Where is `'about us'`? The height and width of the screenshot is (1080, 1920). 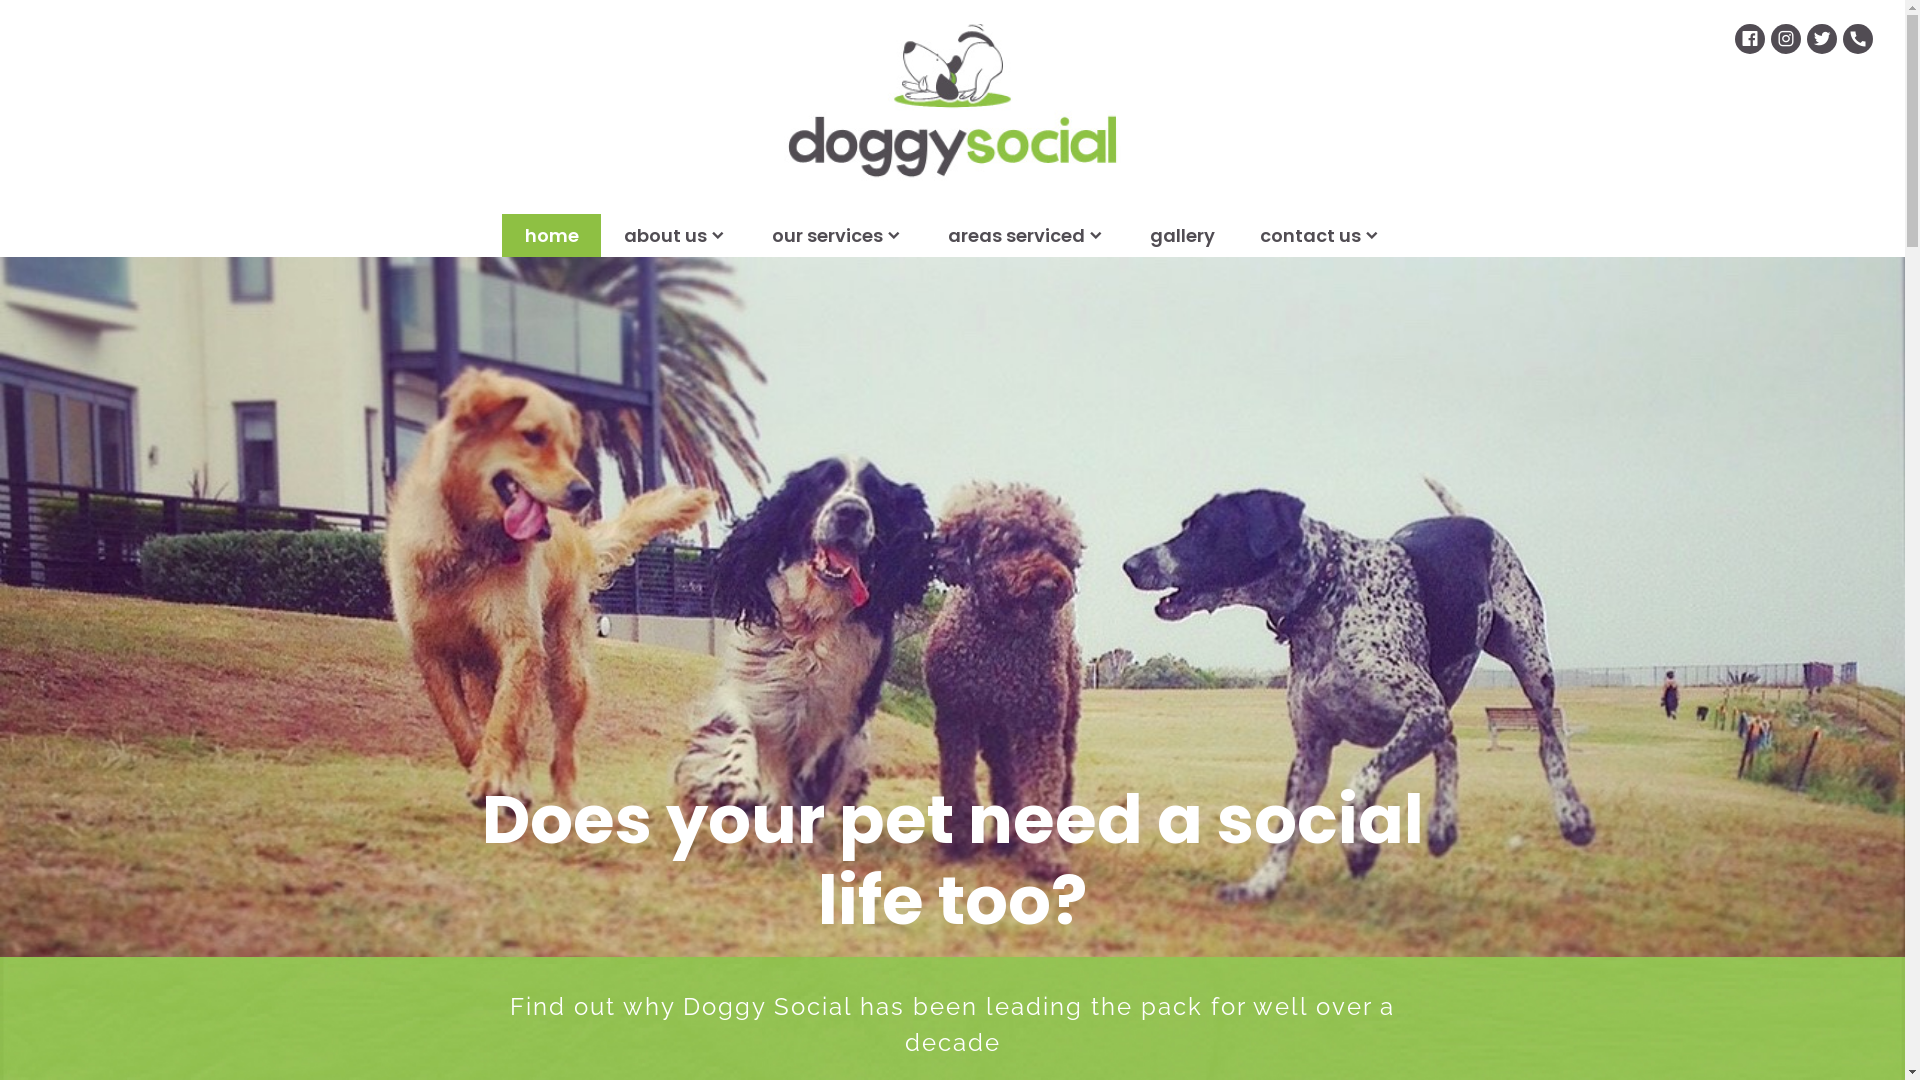
'about us' is located at coordinates (675, 234).